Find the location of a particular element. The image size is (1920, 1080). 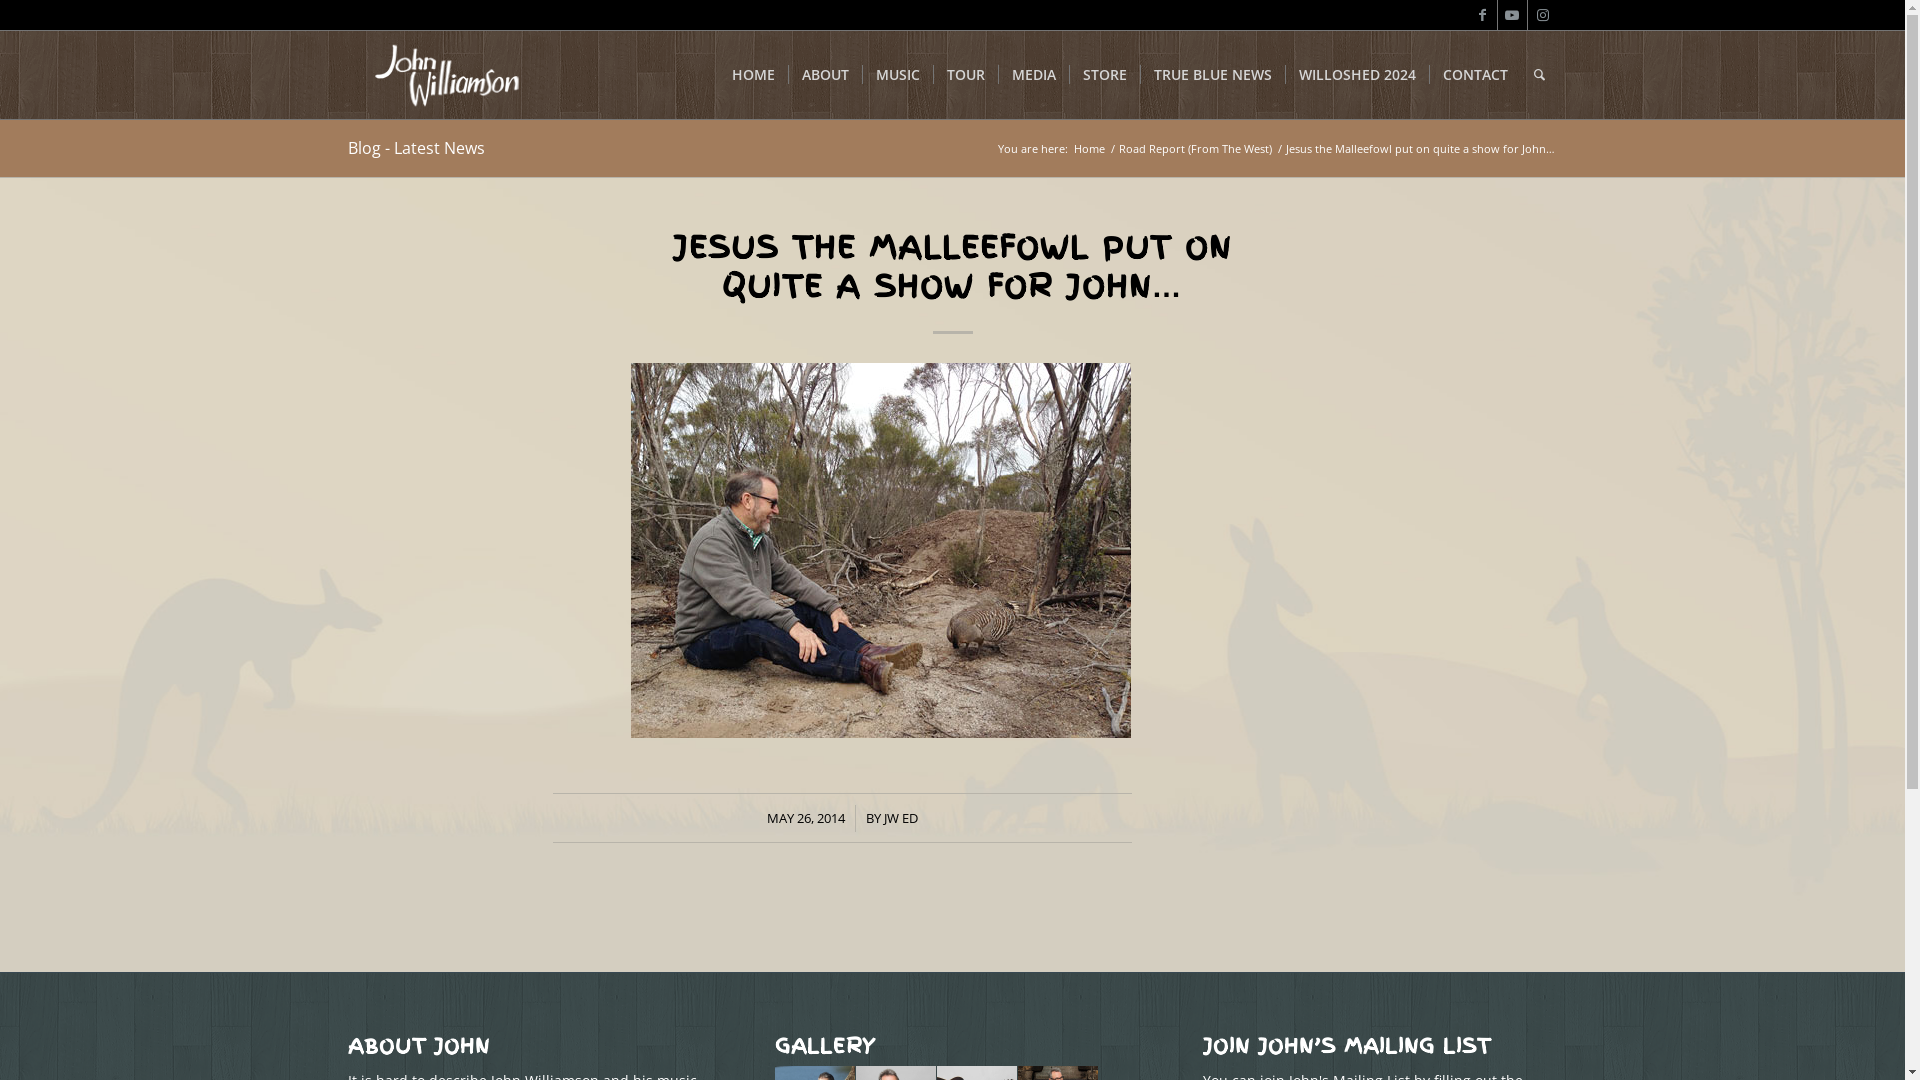

'MUSIC' is located at coordinates (862, 73).